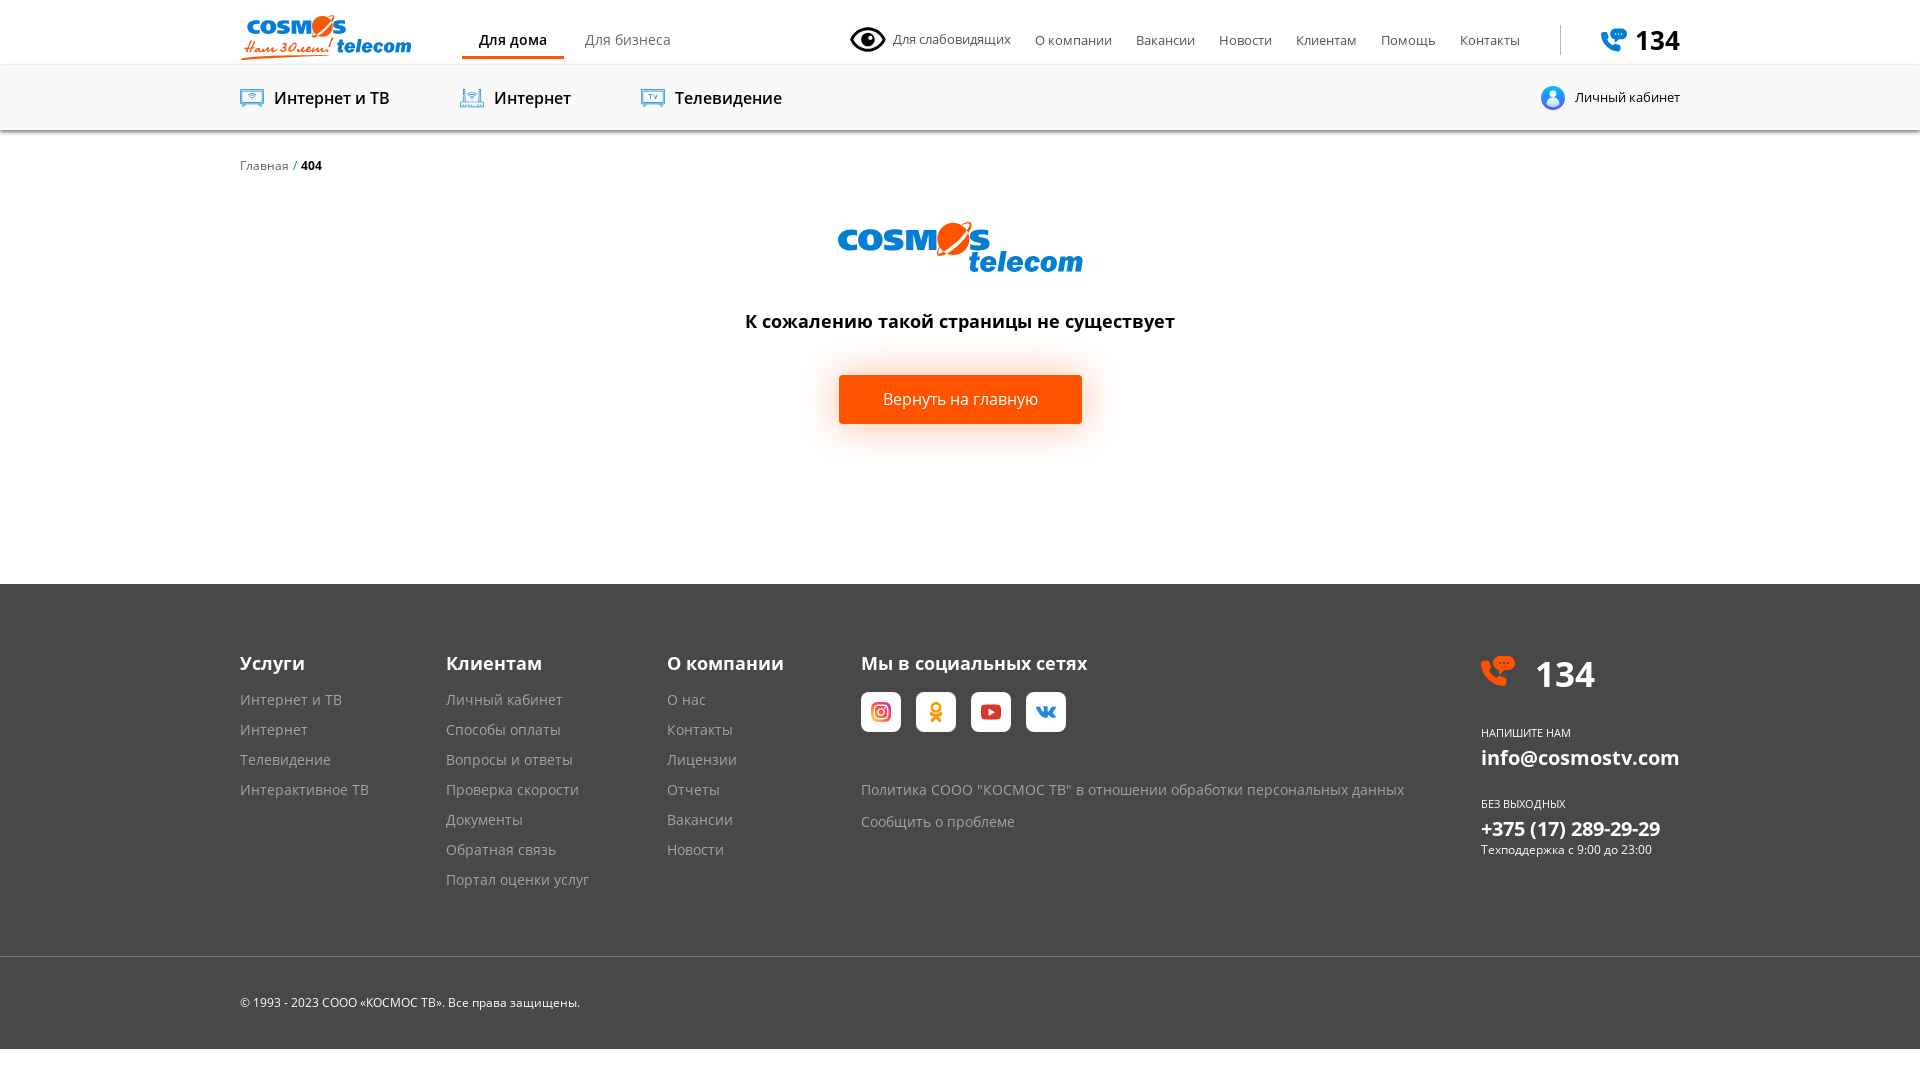 The height and width of the screenshot is (1080, 1920). I want to click on '134', so click(1640, 39).